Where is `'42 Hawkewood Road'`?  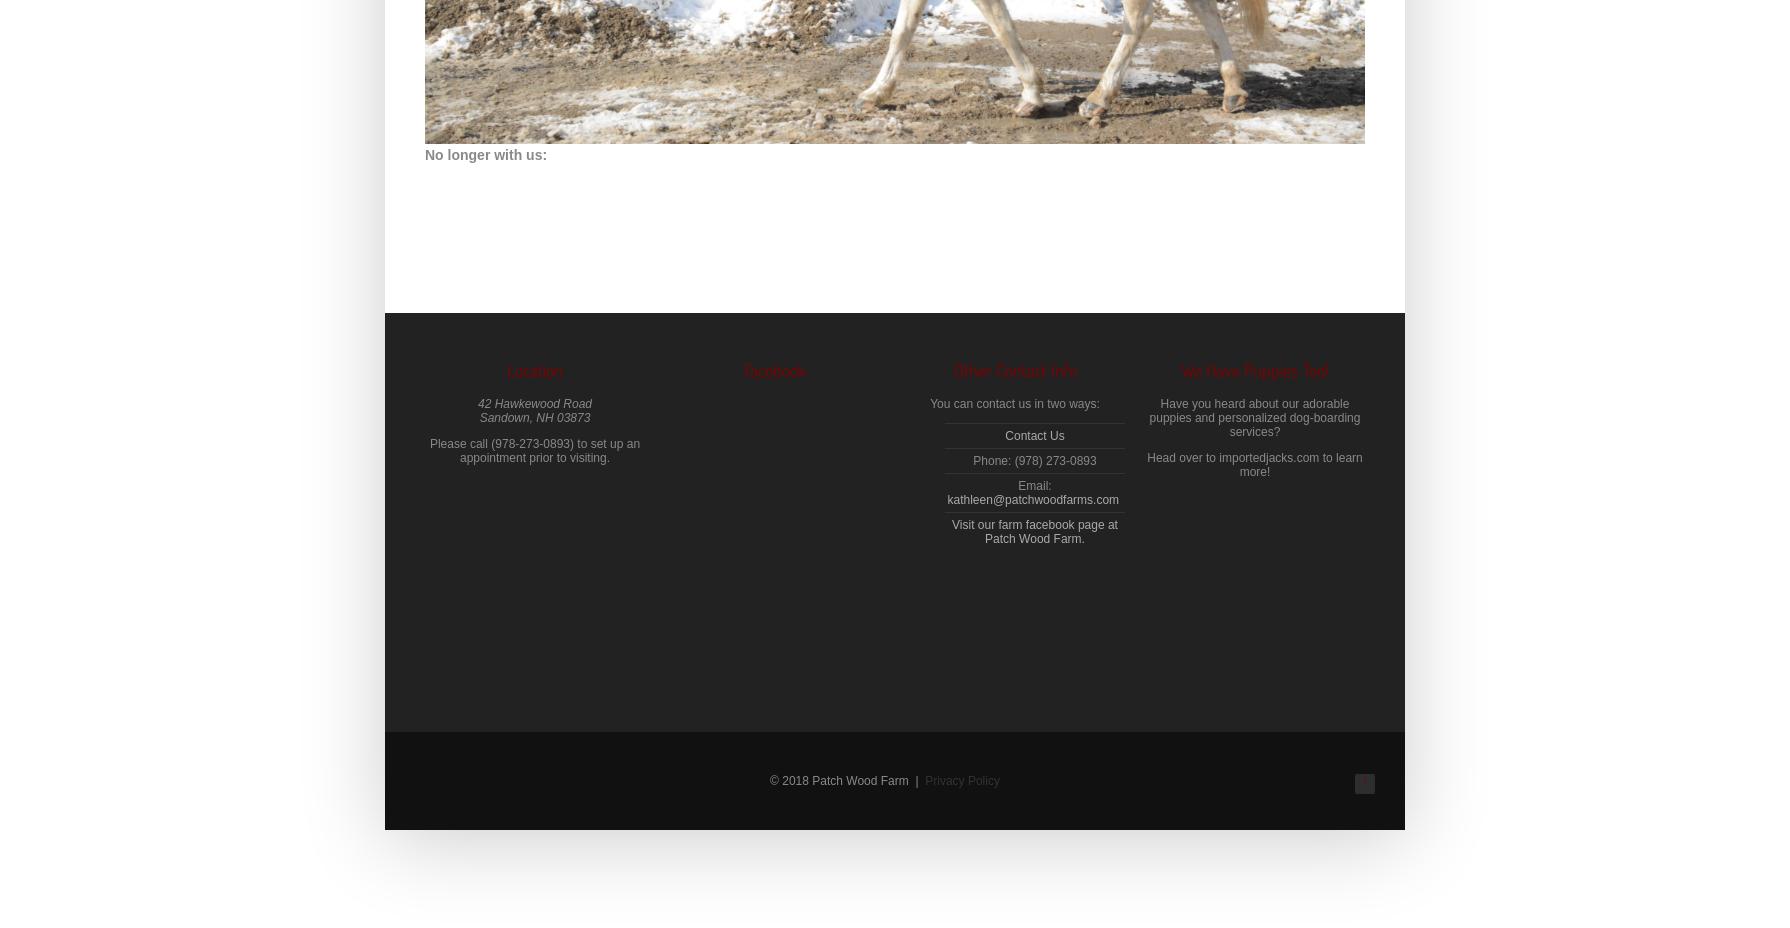
'42 Hawkewood Road' is located at coordinates (476, 403).